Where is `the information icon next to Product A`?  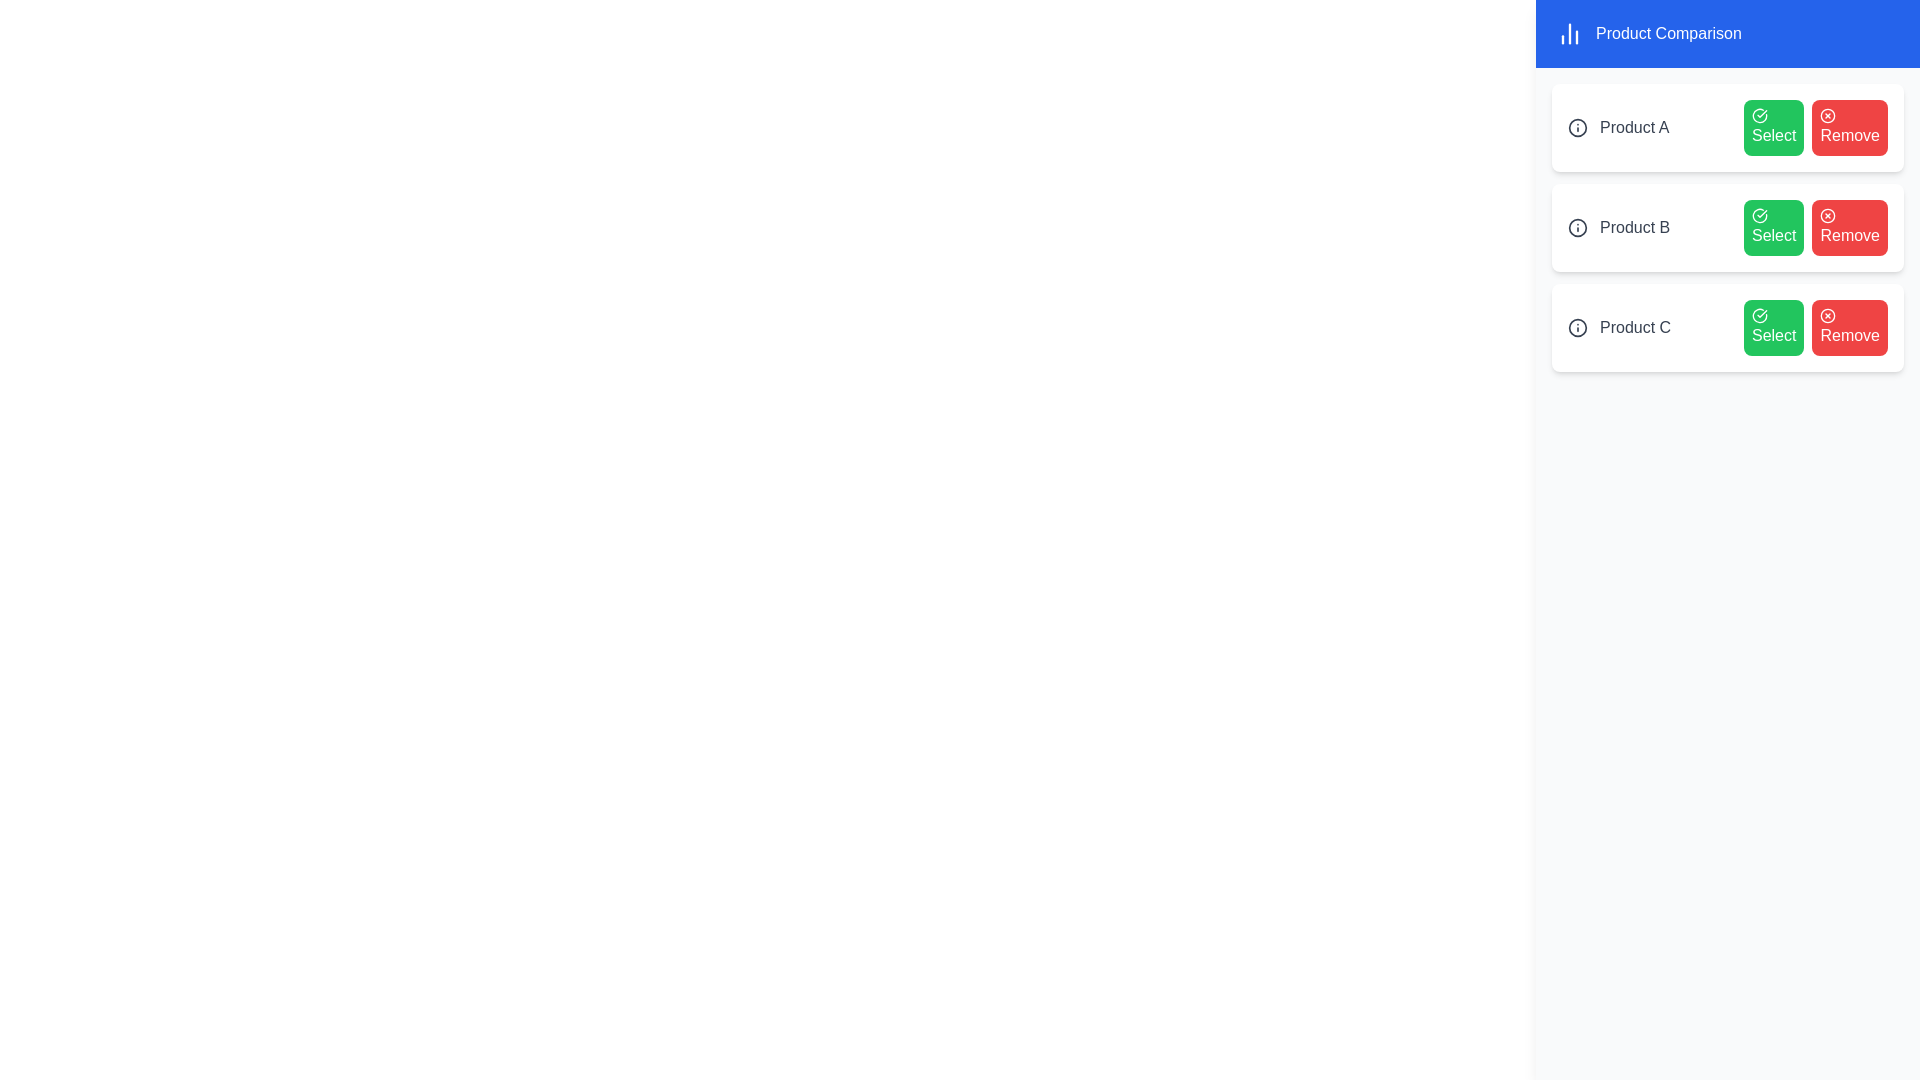
the information icon next to Product A is located at coordinates (1577, 127).